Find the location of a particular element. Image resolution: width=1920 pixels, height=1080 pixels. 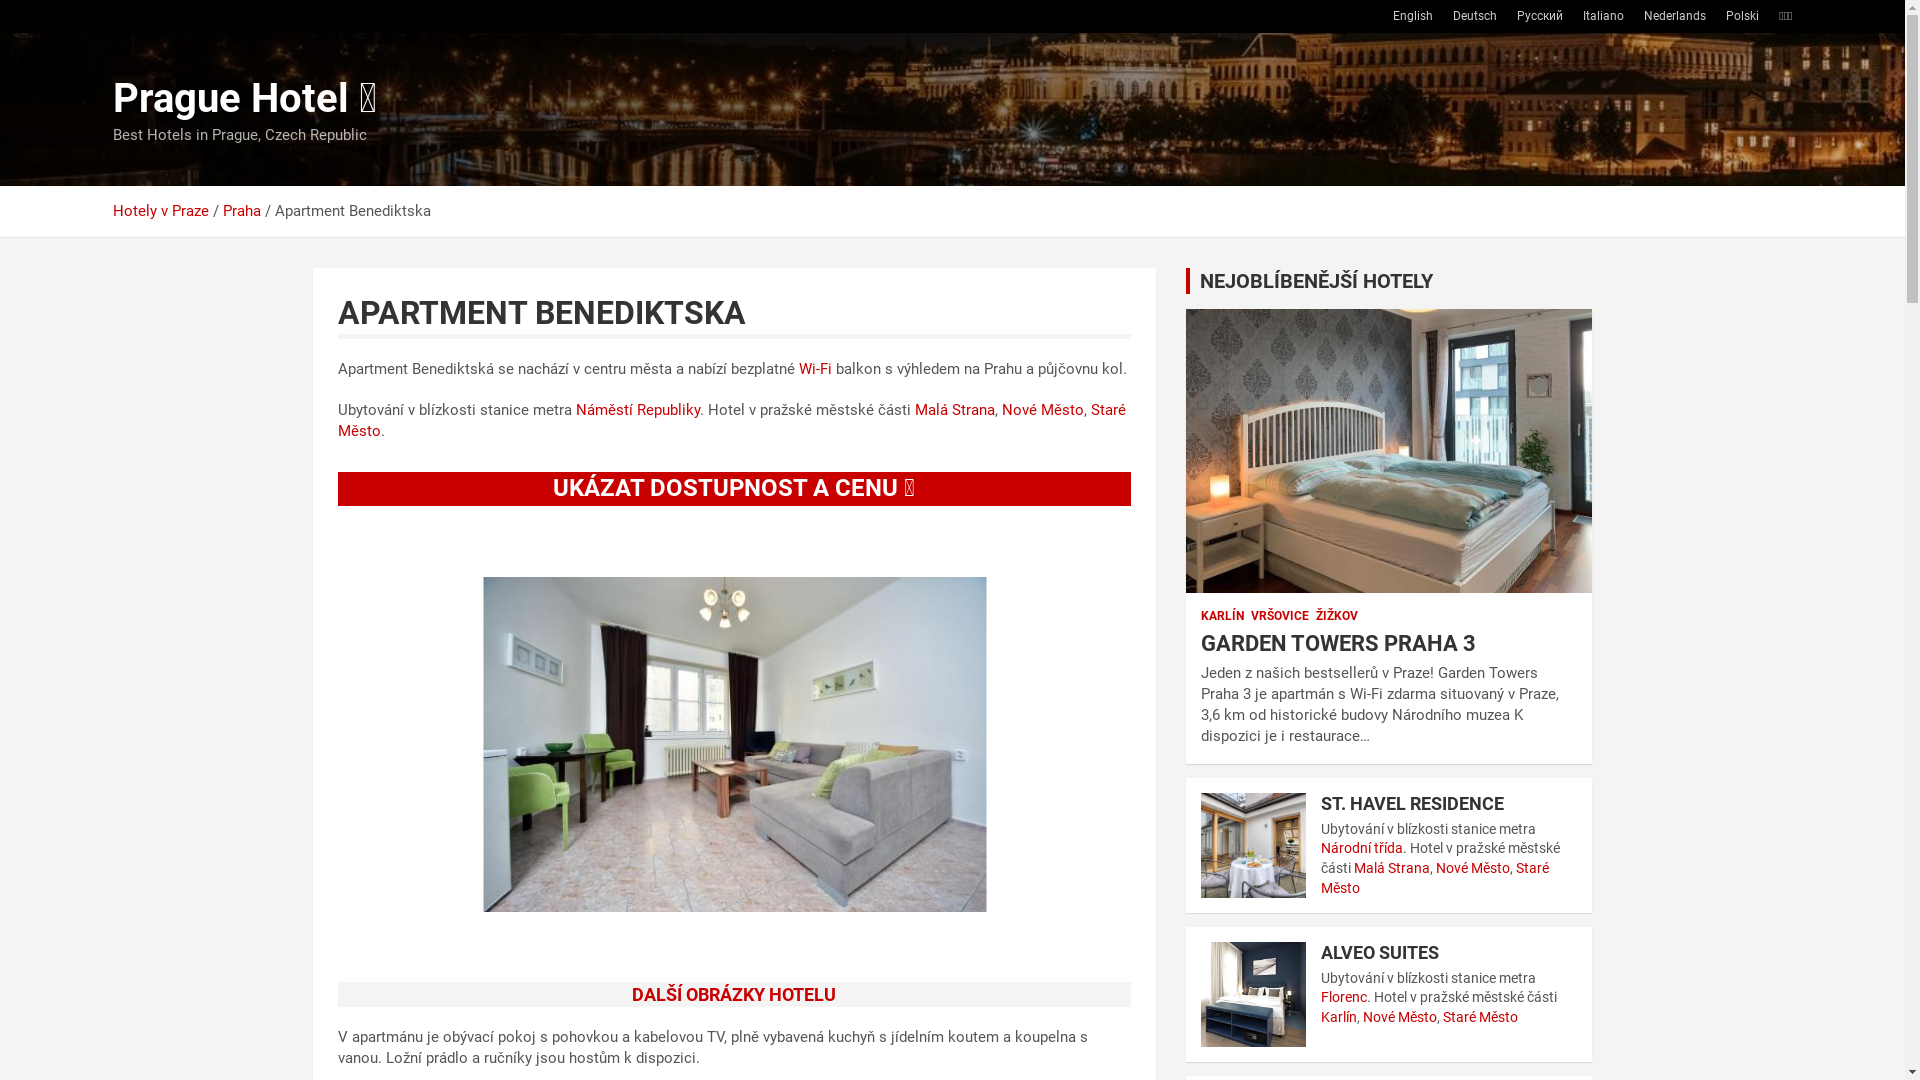

'Wi-Fi' is located at coordinates (814, 369).